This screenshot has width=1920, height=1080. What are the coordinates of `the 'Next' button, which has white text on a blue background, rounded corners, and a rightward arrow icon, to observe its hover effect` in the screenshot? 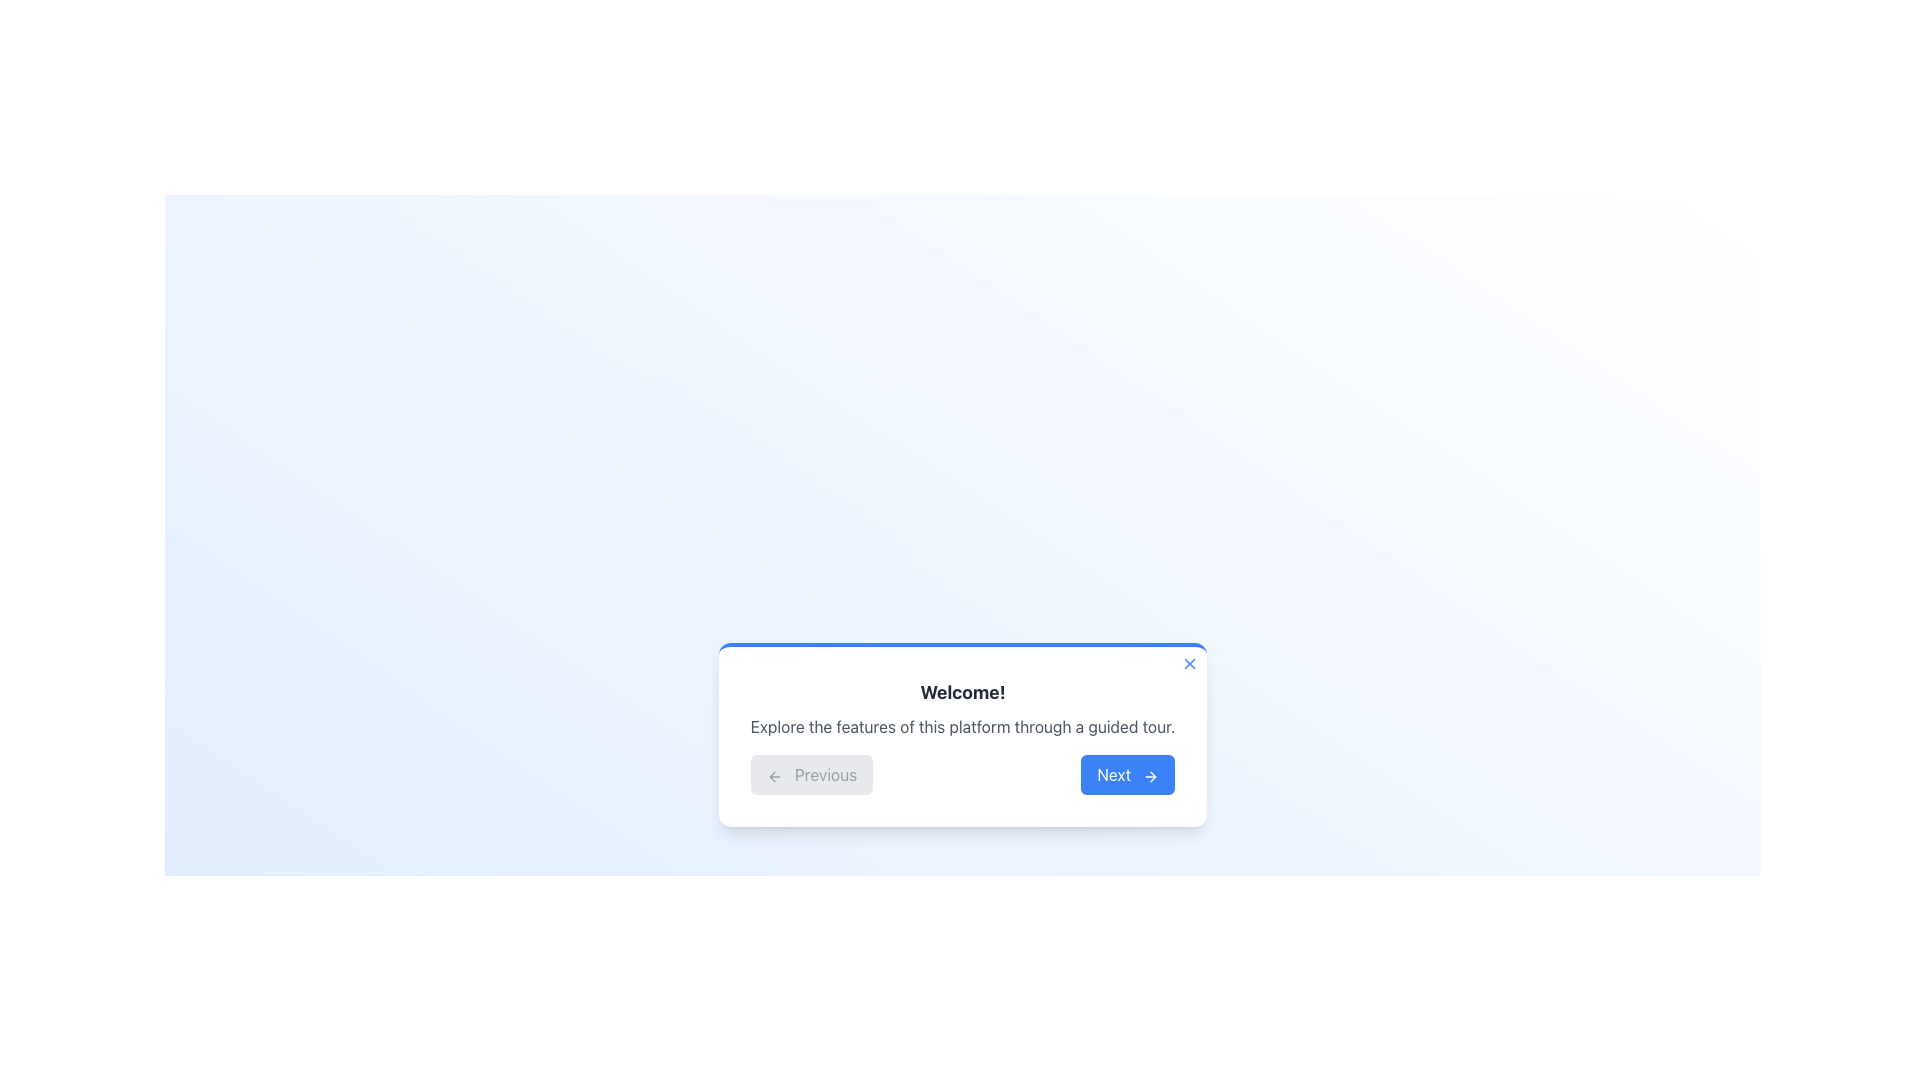 It's located at (1128, 774).